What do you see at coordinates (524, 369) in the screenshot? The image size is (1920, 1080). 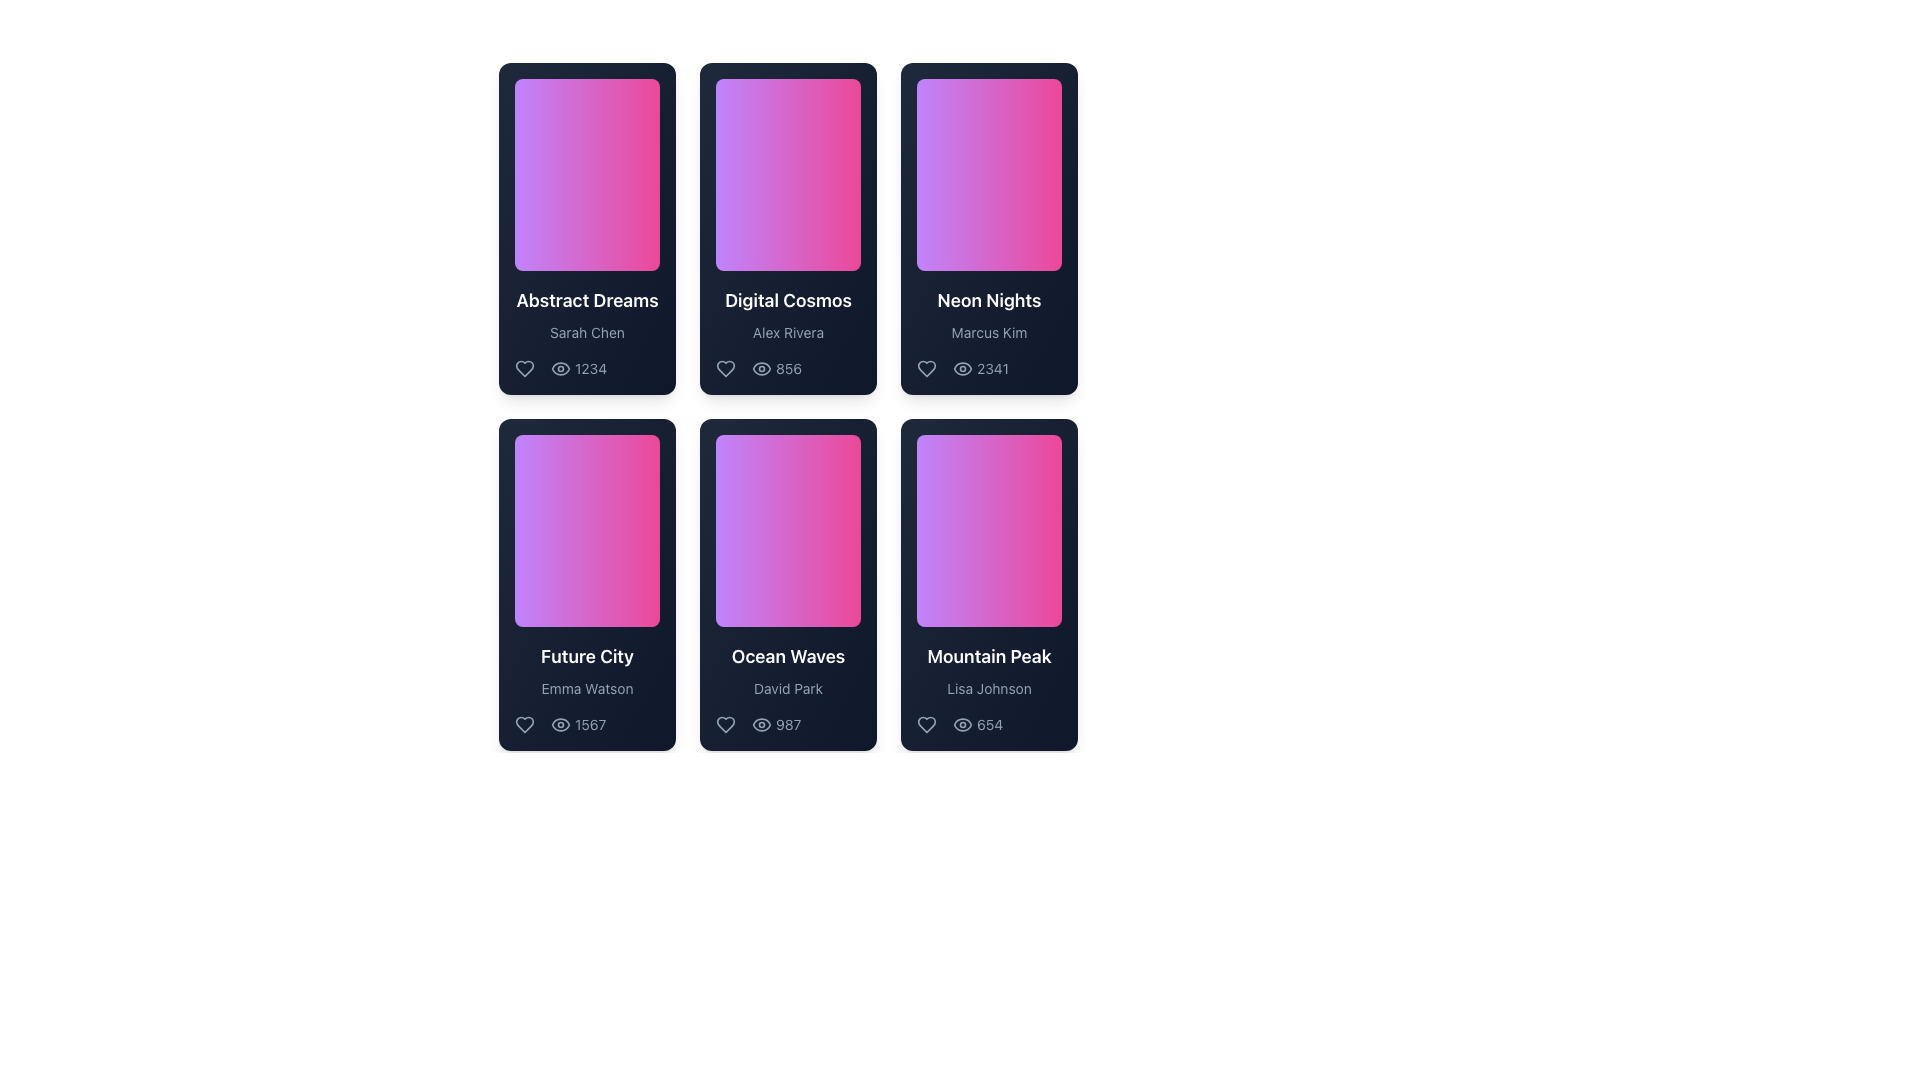 I see `the heart-shaped icon located below the 'Abstract Dreams' card's title and description, which is the leftmost icon in a horizontal group next to the text '1234'` at bounding box center [524, 369].